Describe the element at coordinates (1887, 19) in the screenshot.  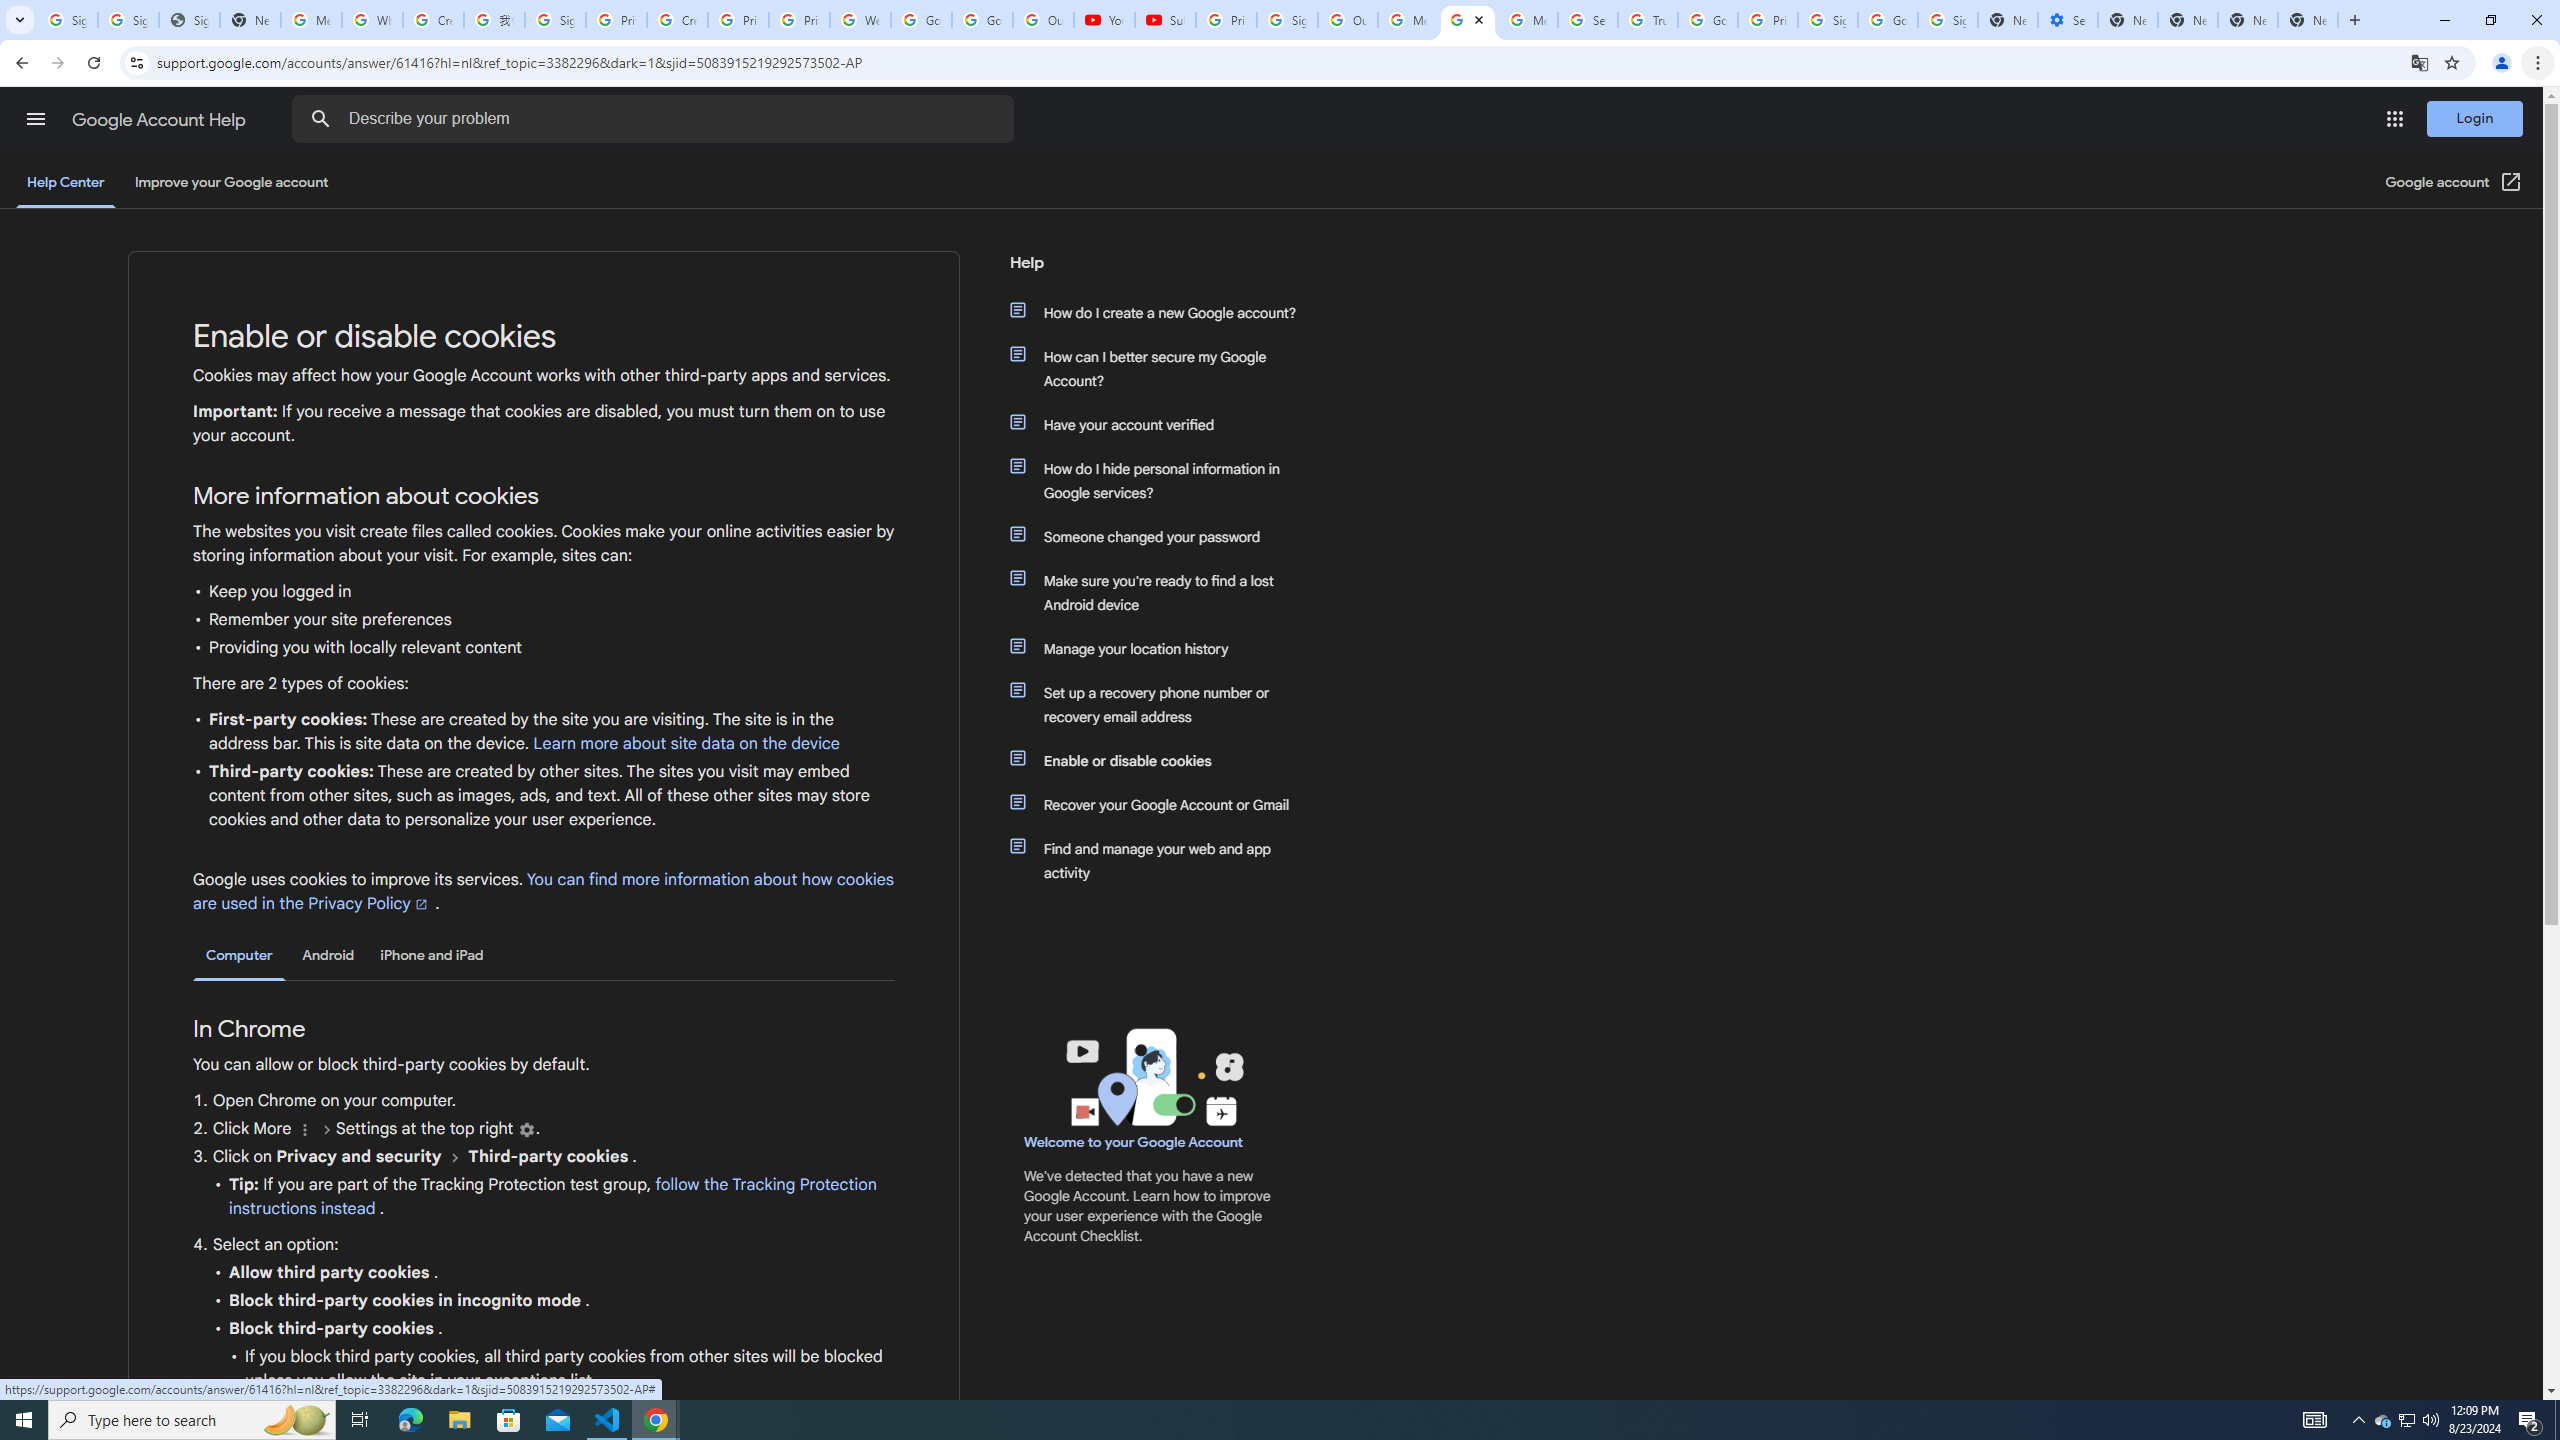
I see `'Google Cybersecurity Innovations - Google Safety Center'` at that location.